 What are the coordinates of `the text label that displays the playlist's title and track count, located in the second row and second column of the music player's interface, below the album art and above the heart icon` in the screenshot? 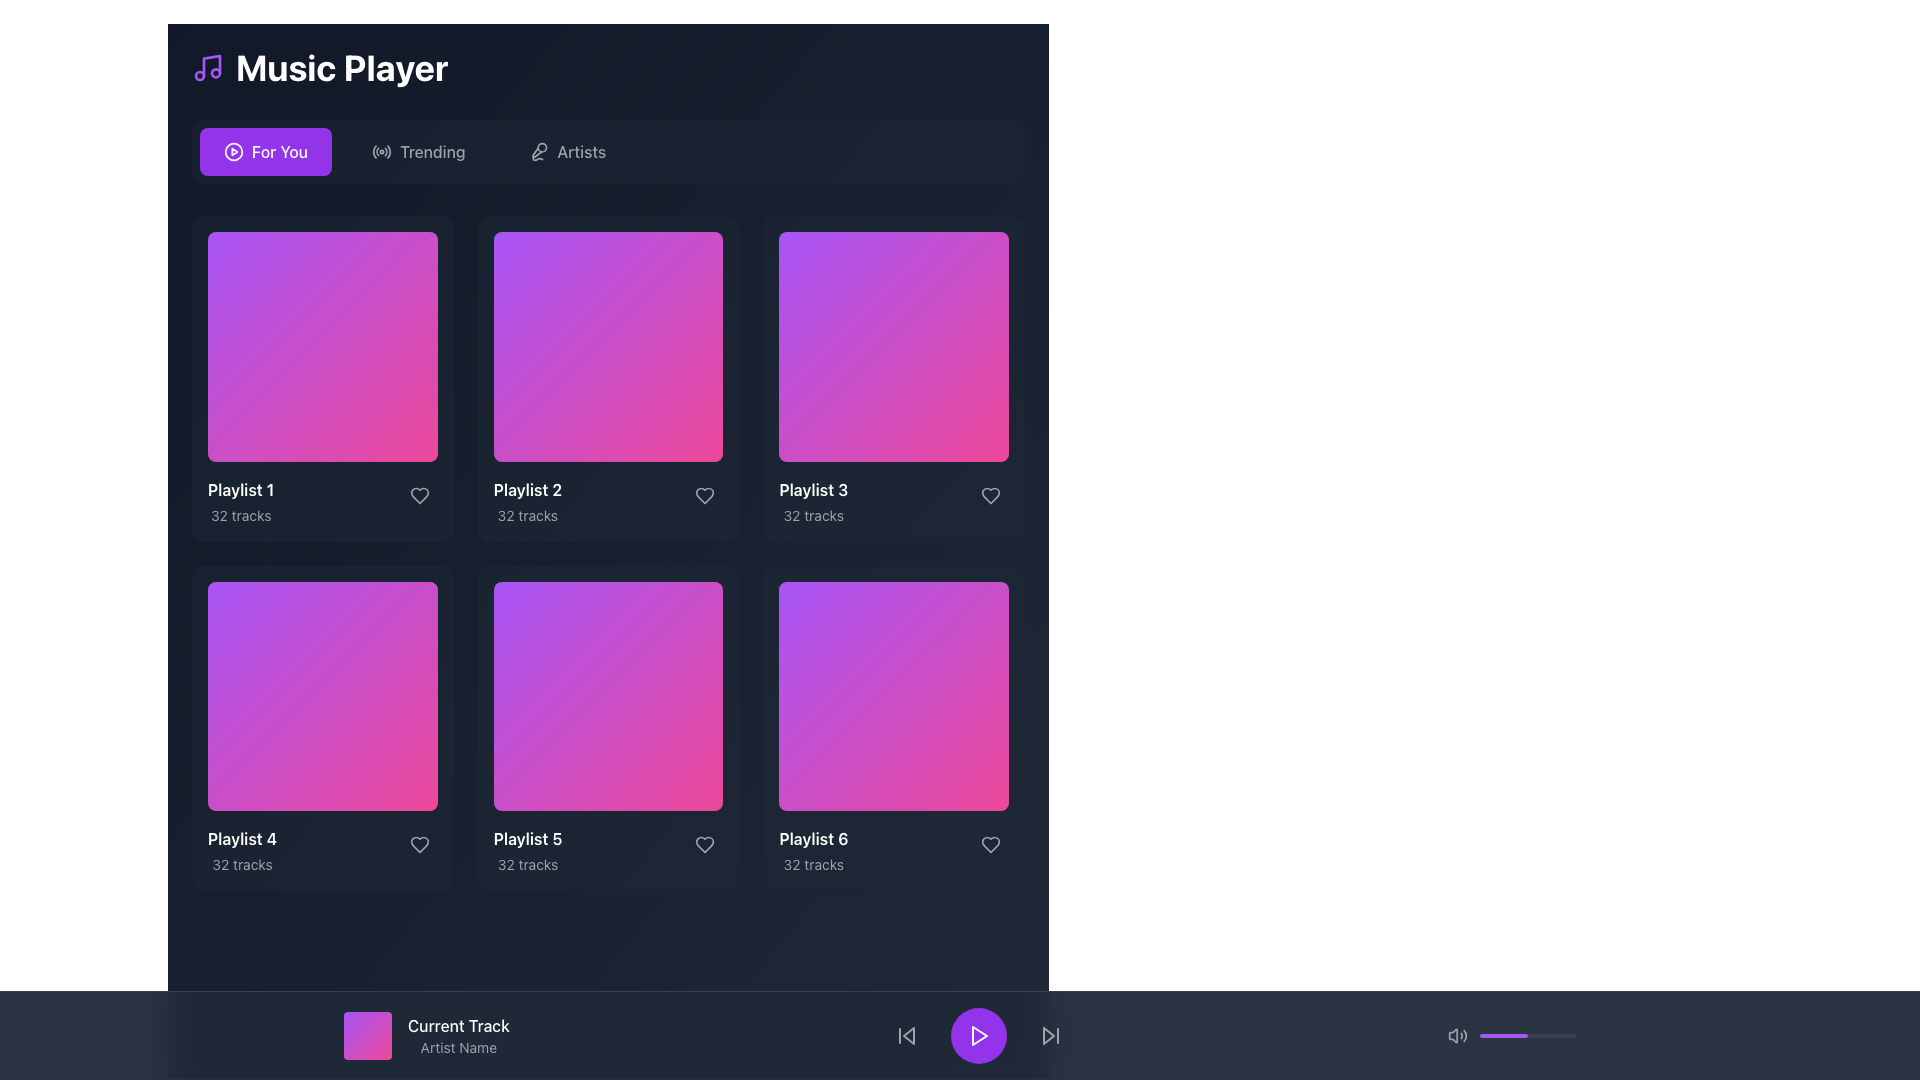 It's located at (528, 851).